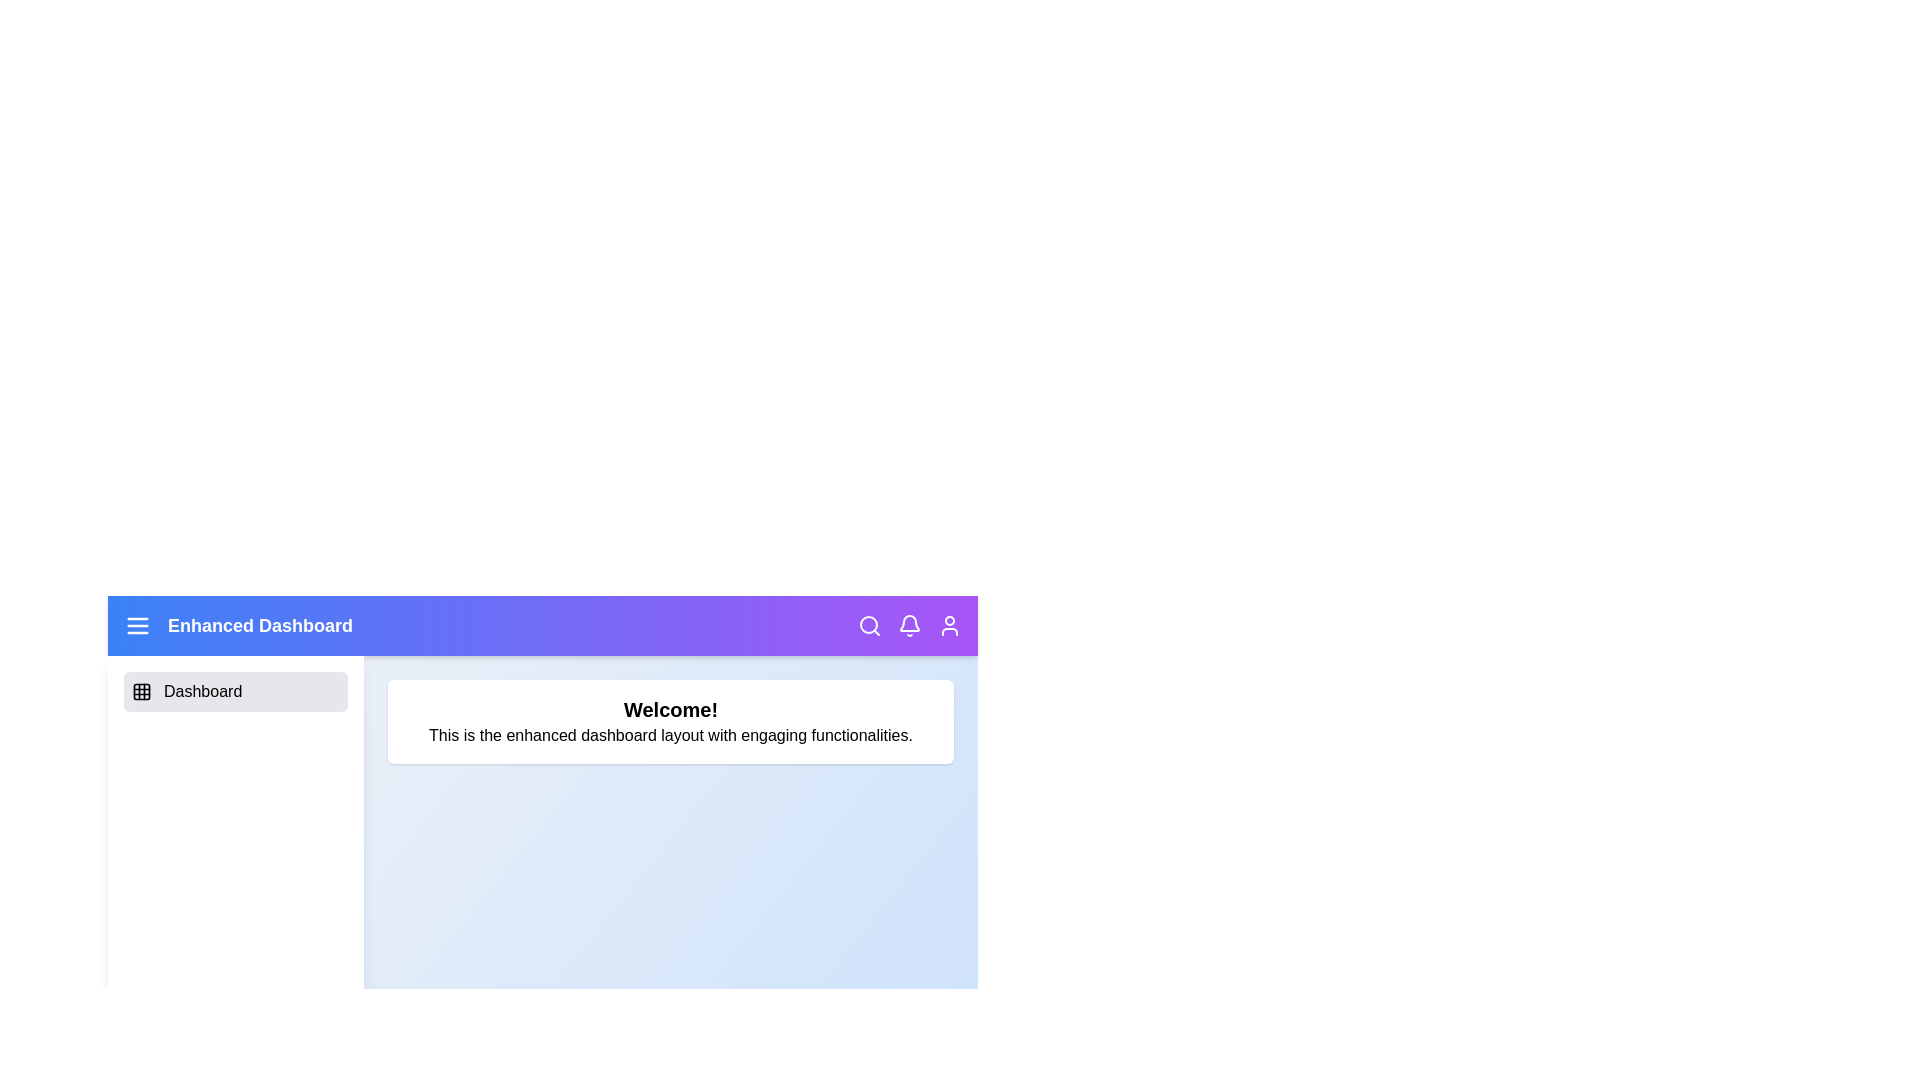  Describe the element at coordinates (235, 690) in the screenshot. I see `the 'Dashboard' menu item to select it` at that location.